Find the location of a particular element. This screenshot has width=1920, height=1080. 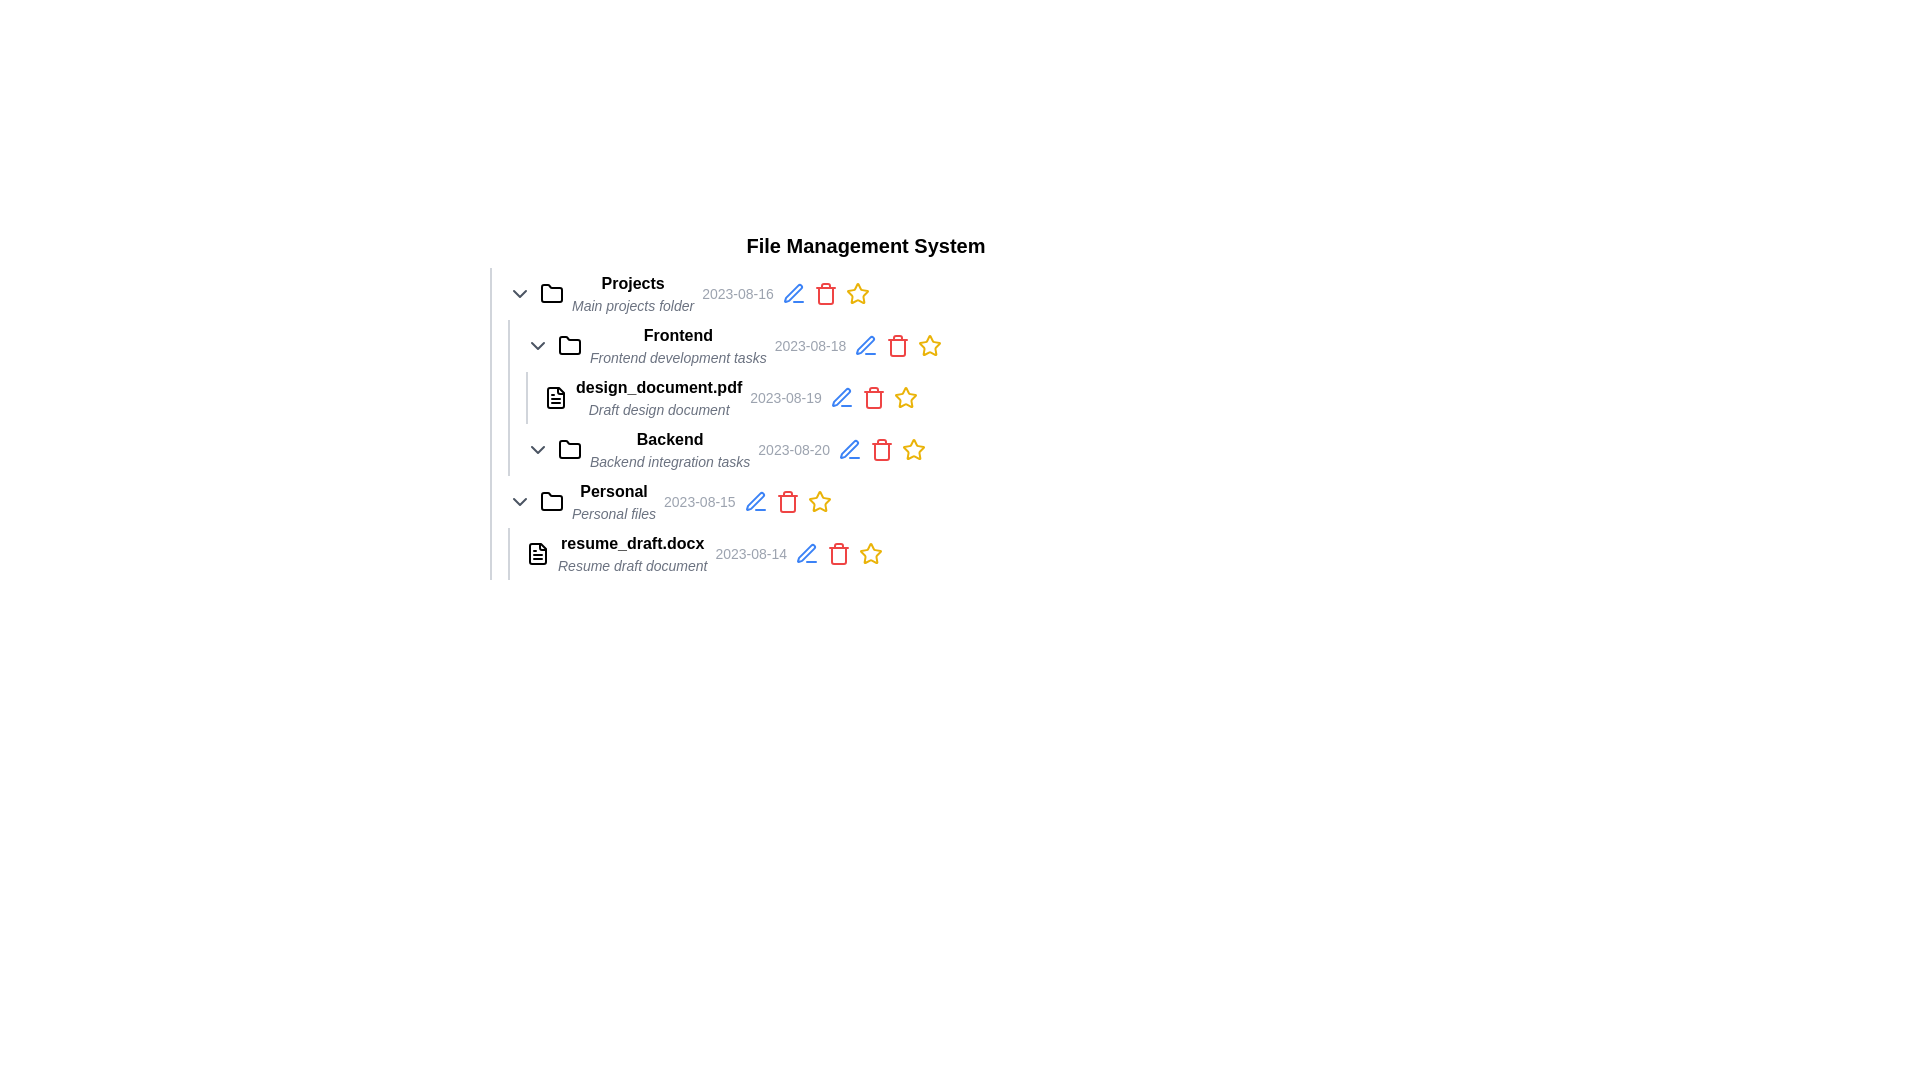

the text label displaying the date associated with the 'Projects' folder, located to the right of the title 'Projects' and left of the edit button is located at coordinates (737, 293).